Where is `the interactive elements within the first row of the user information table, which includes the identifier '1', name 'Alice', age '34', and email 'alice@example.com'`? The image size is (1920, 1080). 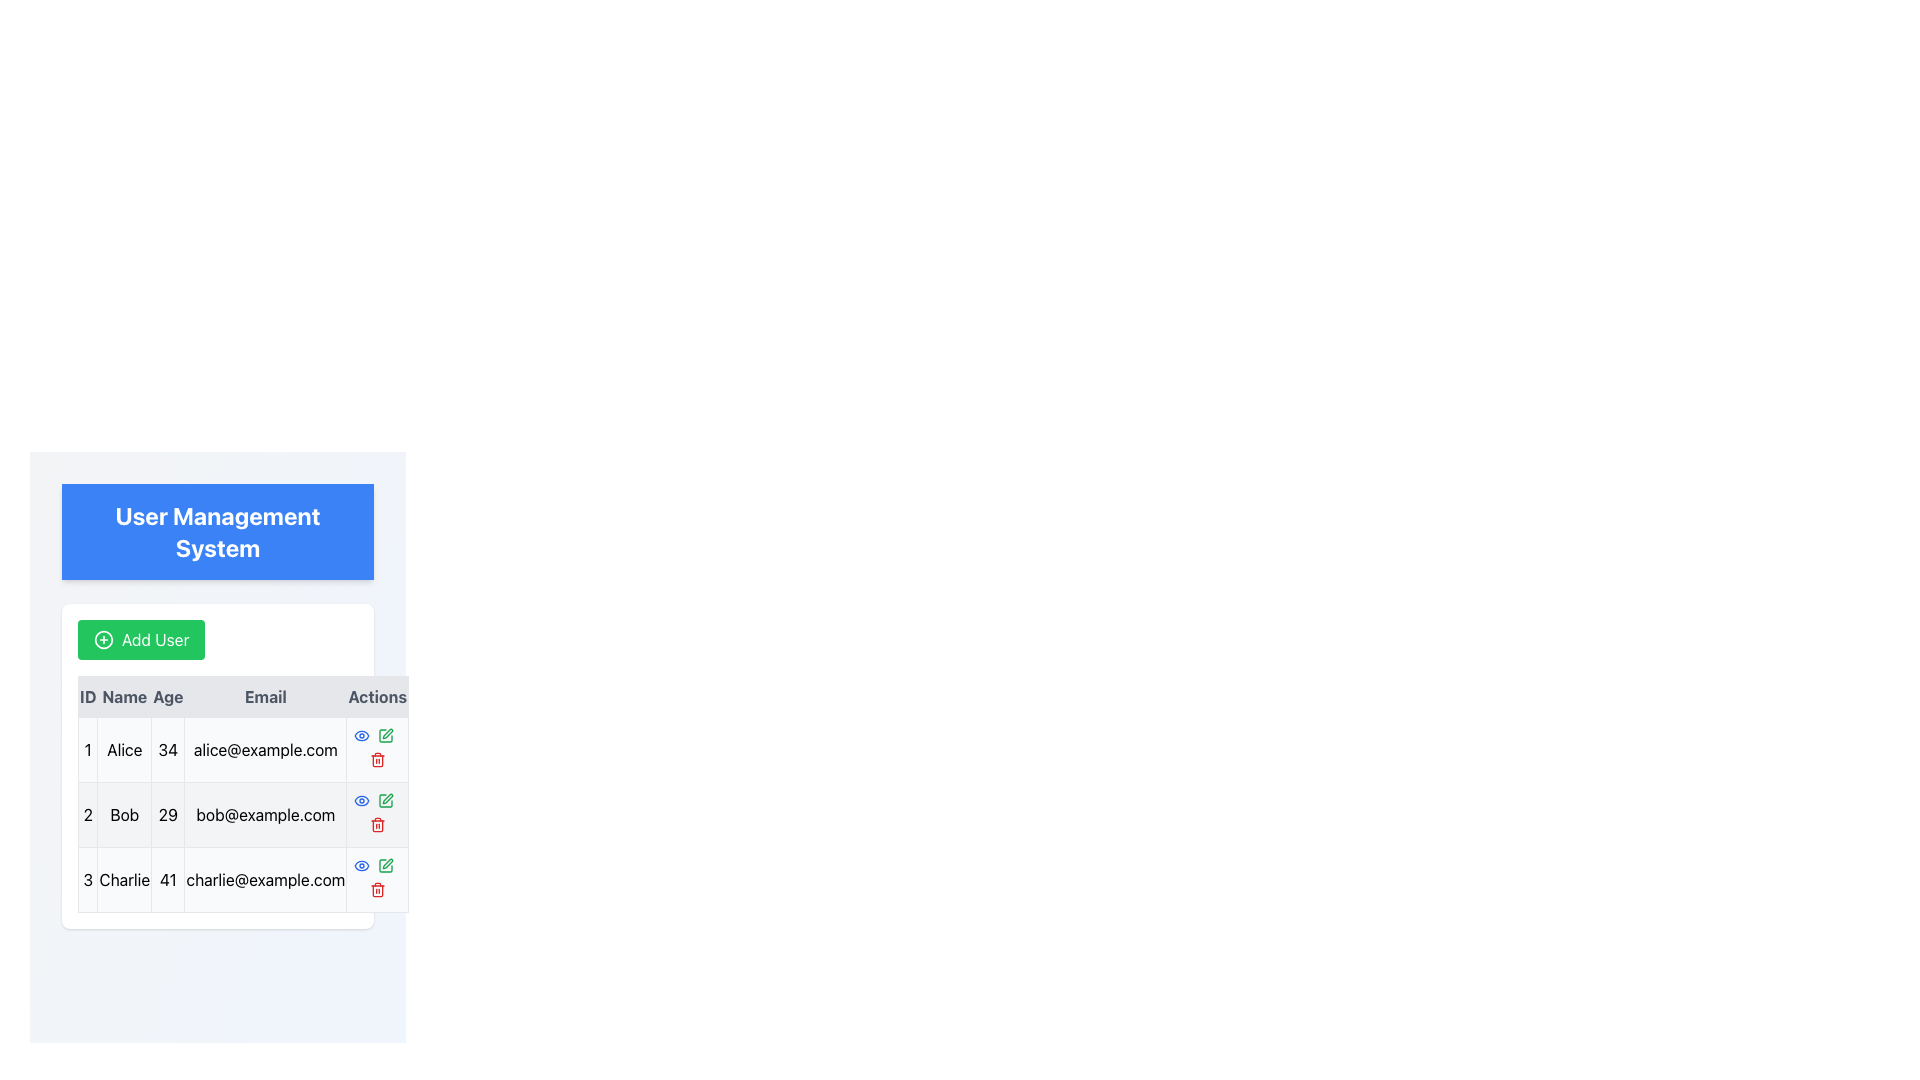 the interactive elements within the first row of the user information table, which includes the identifier '1', name 'Alice', age '34', and email 'alice@example.com' is located at coordinates (242, 749).